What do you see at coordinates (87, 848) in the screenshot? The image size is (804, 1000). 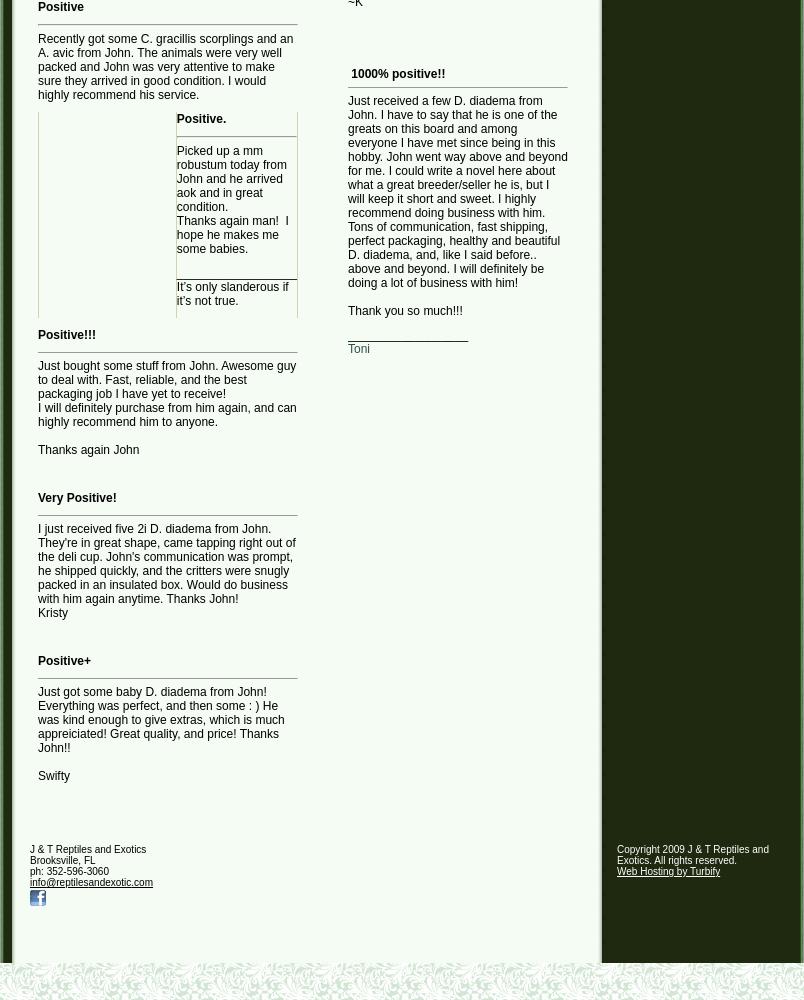 I see `'J & T Reptiles and Exotics'` at bounding box center [87, 848].